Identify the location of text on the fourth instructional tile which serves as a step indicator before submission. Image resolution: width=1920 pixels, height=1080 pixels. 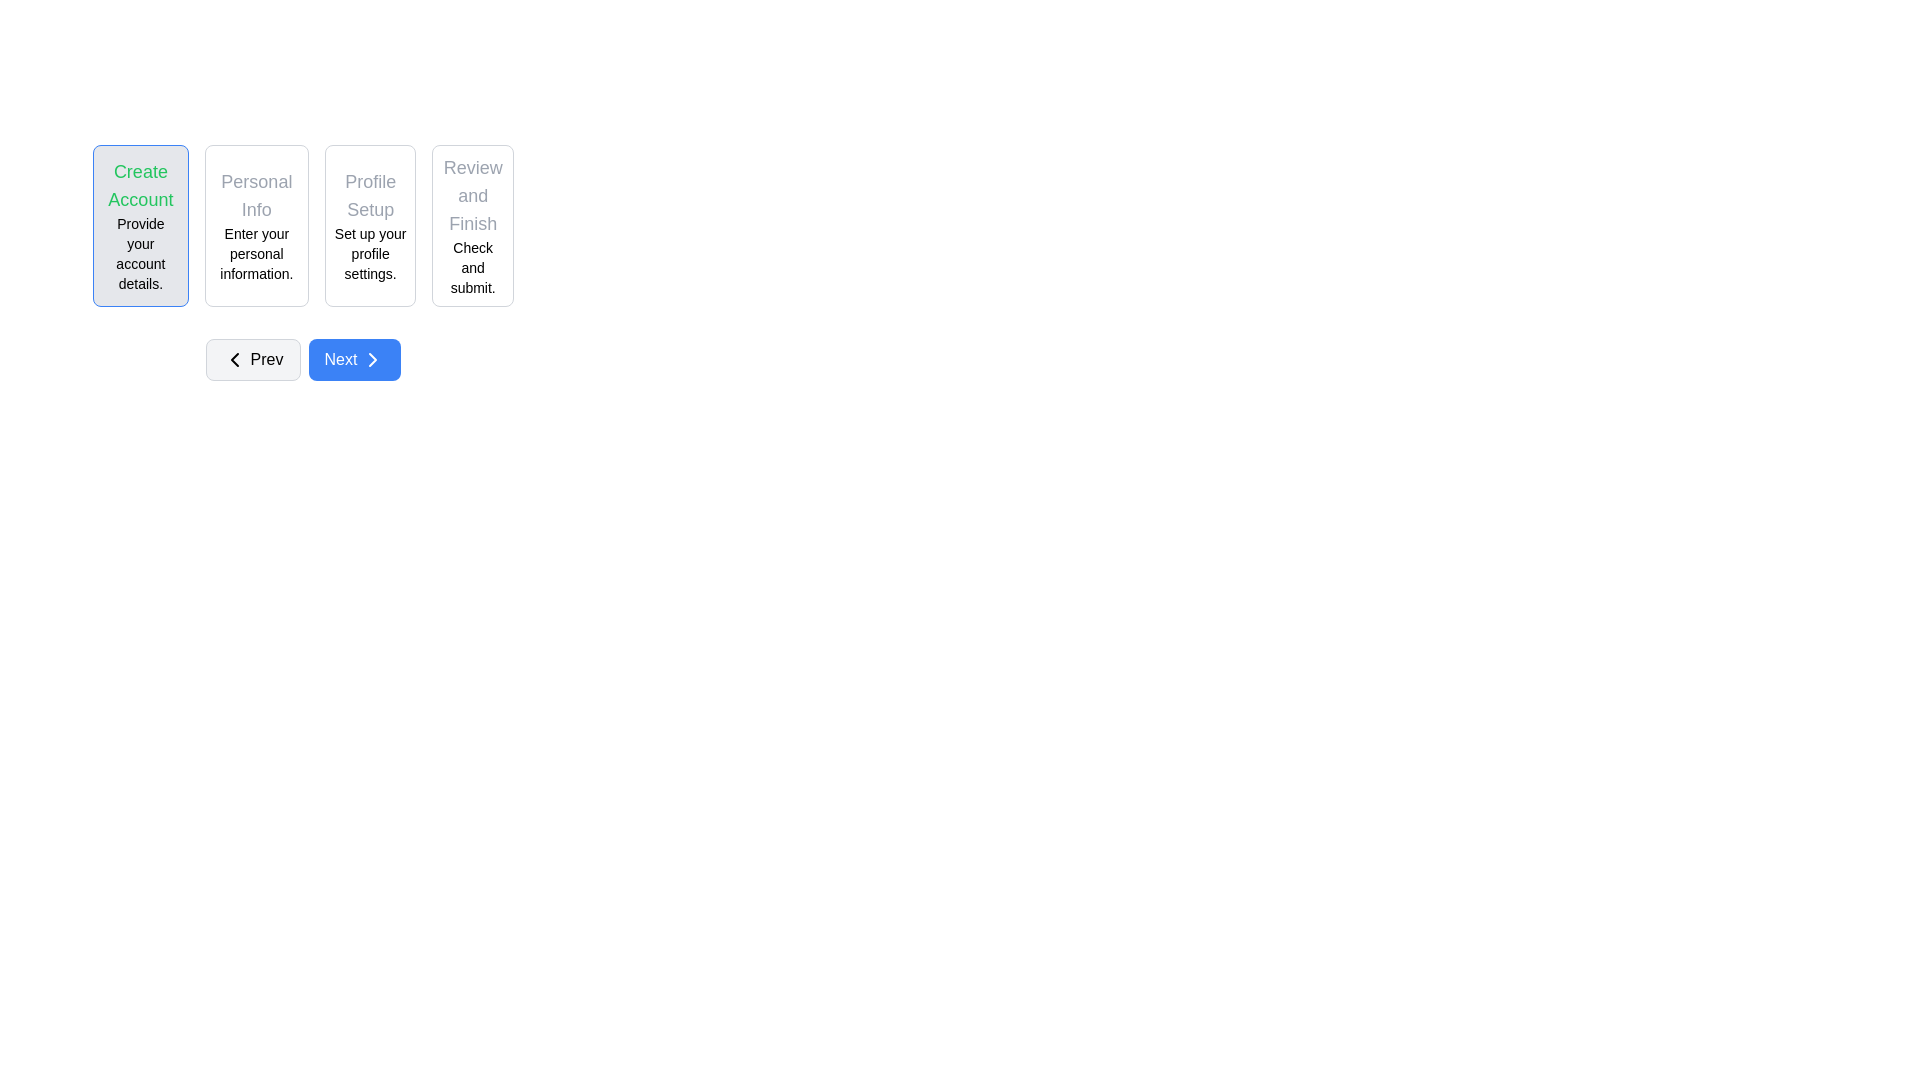
(472, 225).